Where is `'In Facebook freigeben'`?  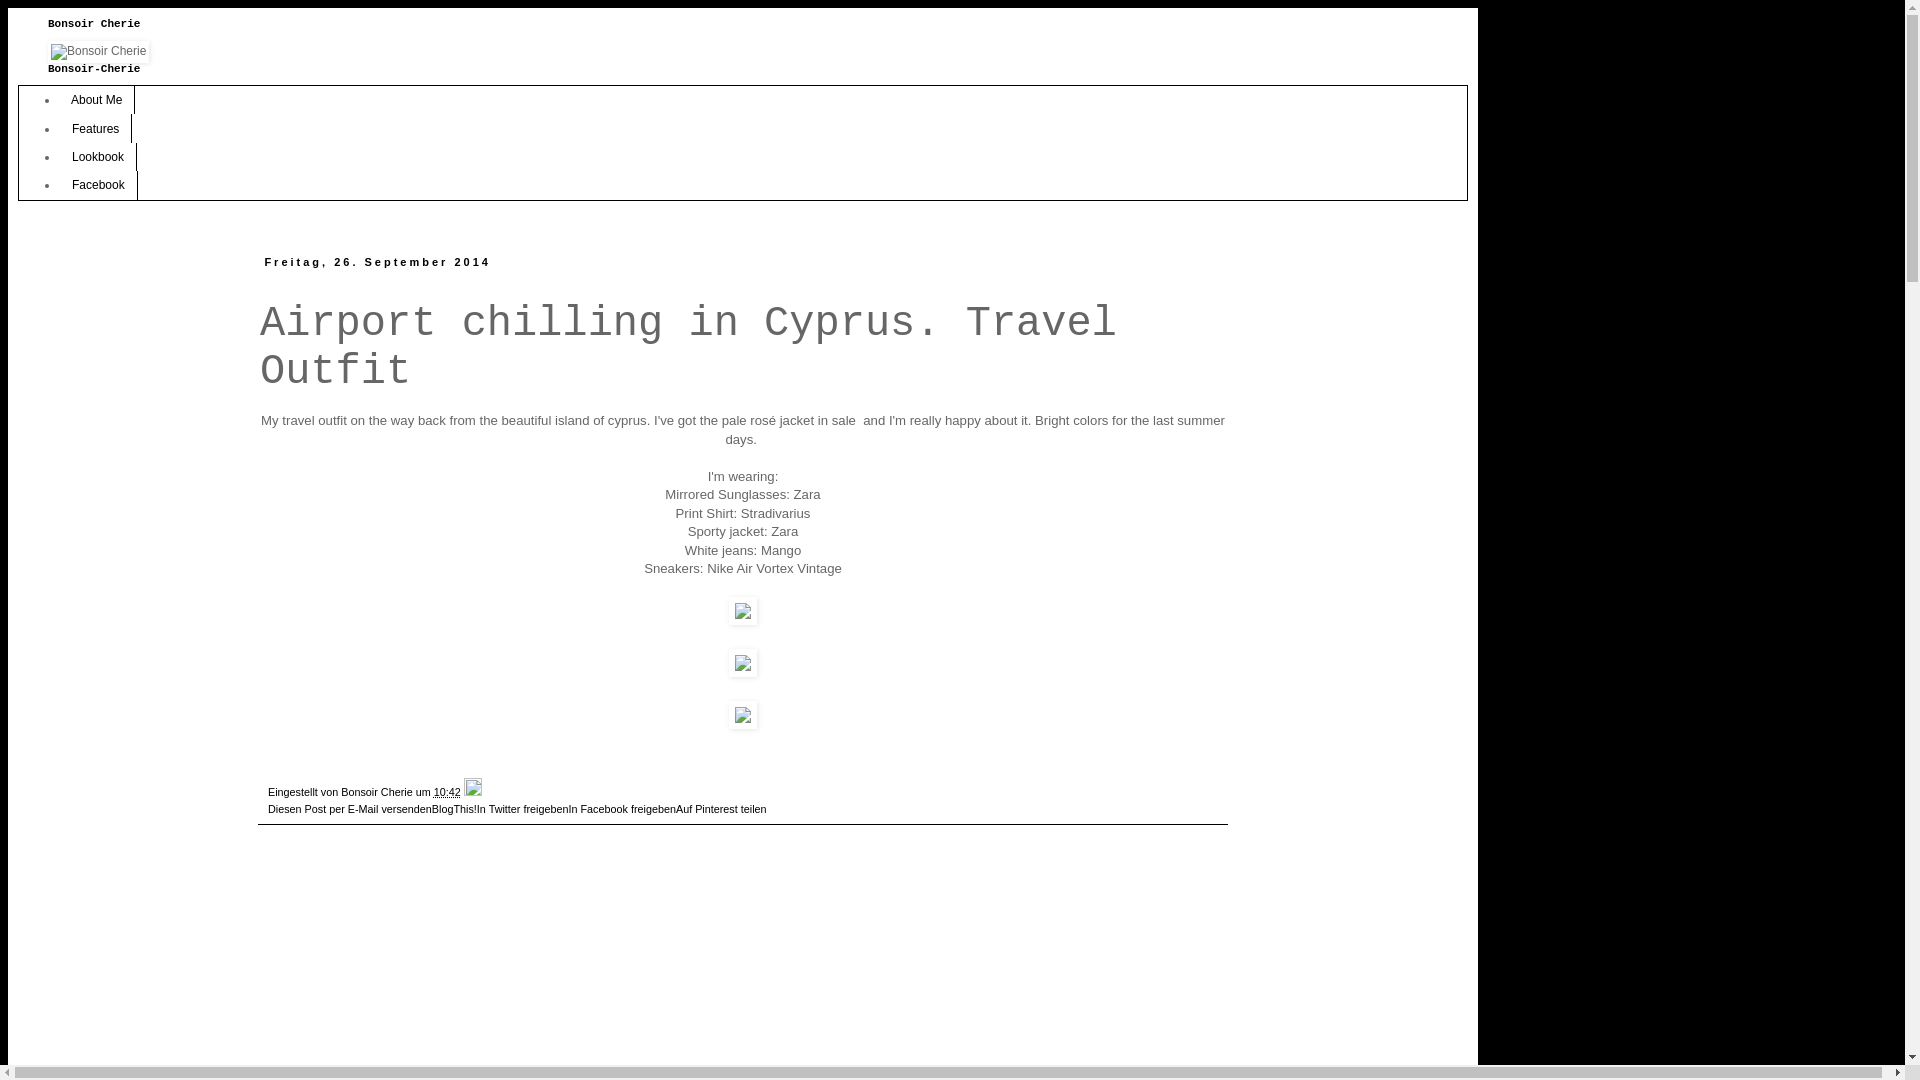
'In Facebook freigeben' is located at coordinates (620, 808).